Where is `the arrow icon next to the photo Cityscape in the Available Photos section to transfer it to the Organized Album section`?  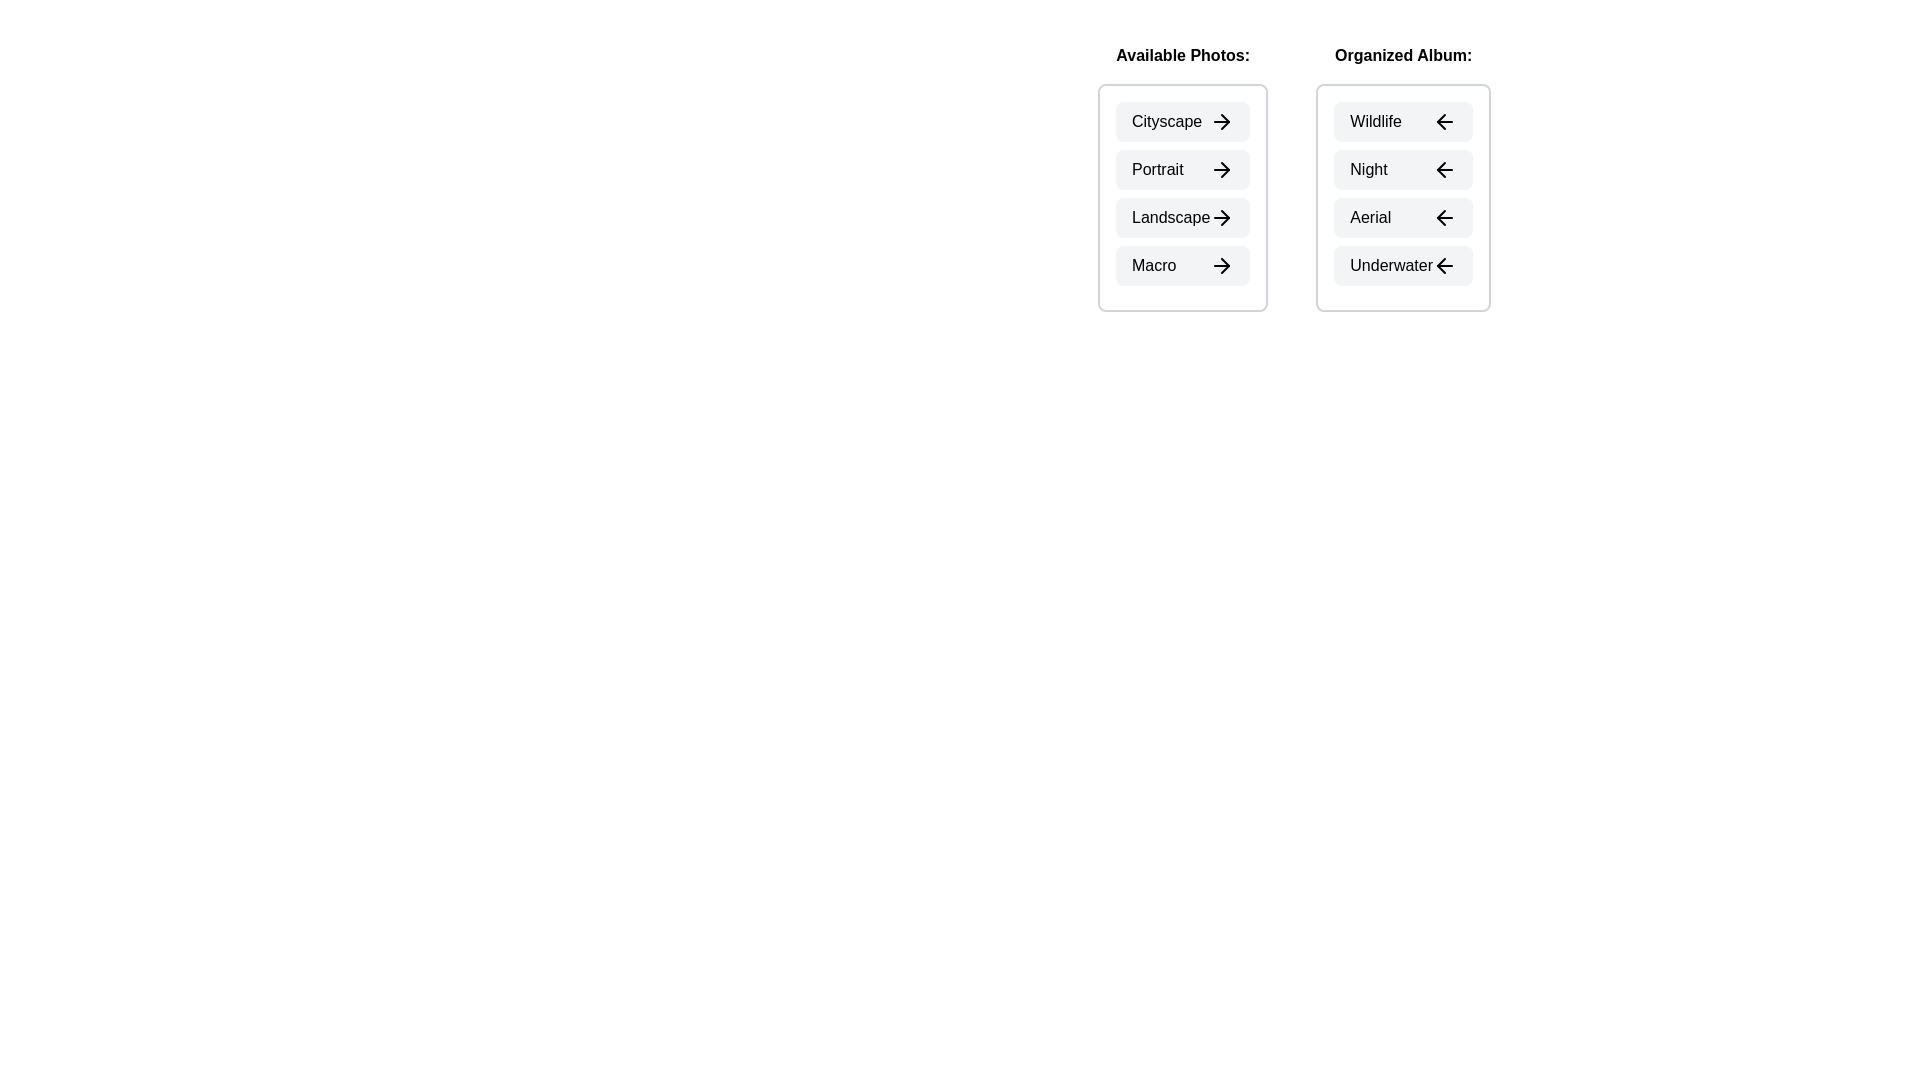 the arrow icon next to the photo Cityscape in the Available Photos section to transfer it to the Organized Album section is located at coordinates (1221, 122).